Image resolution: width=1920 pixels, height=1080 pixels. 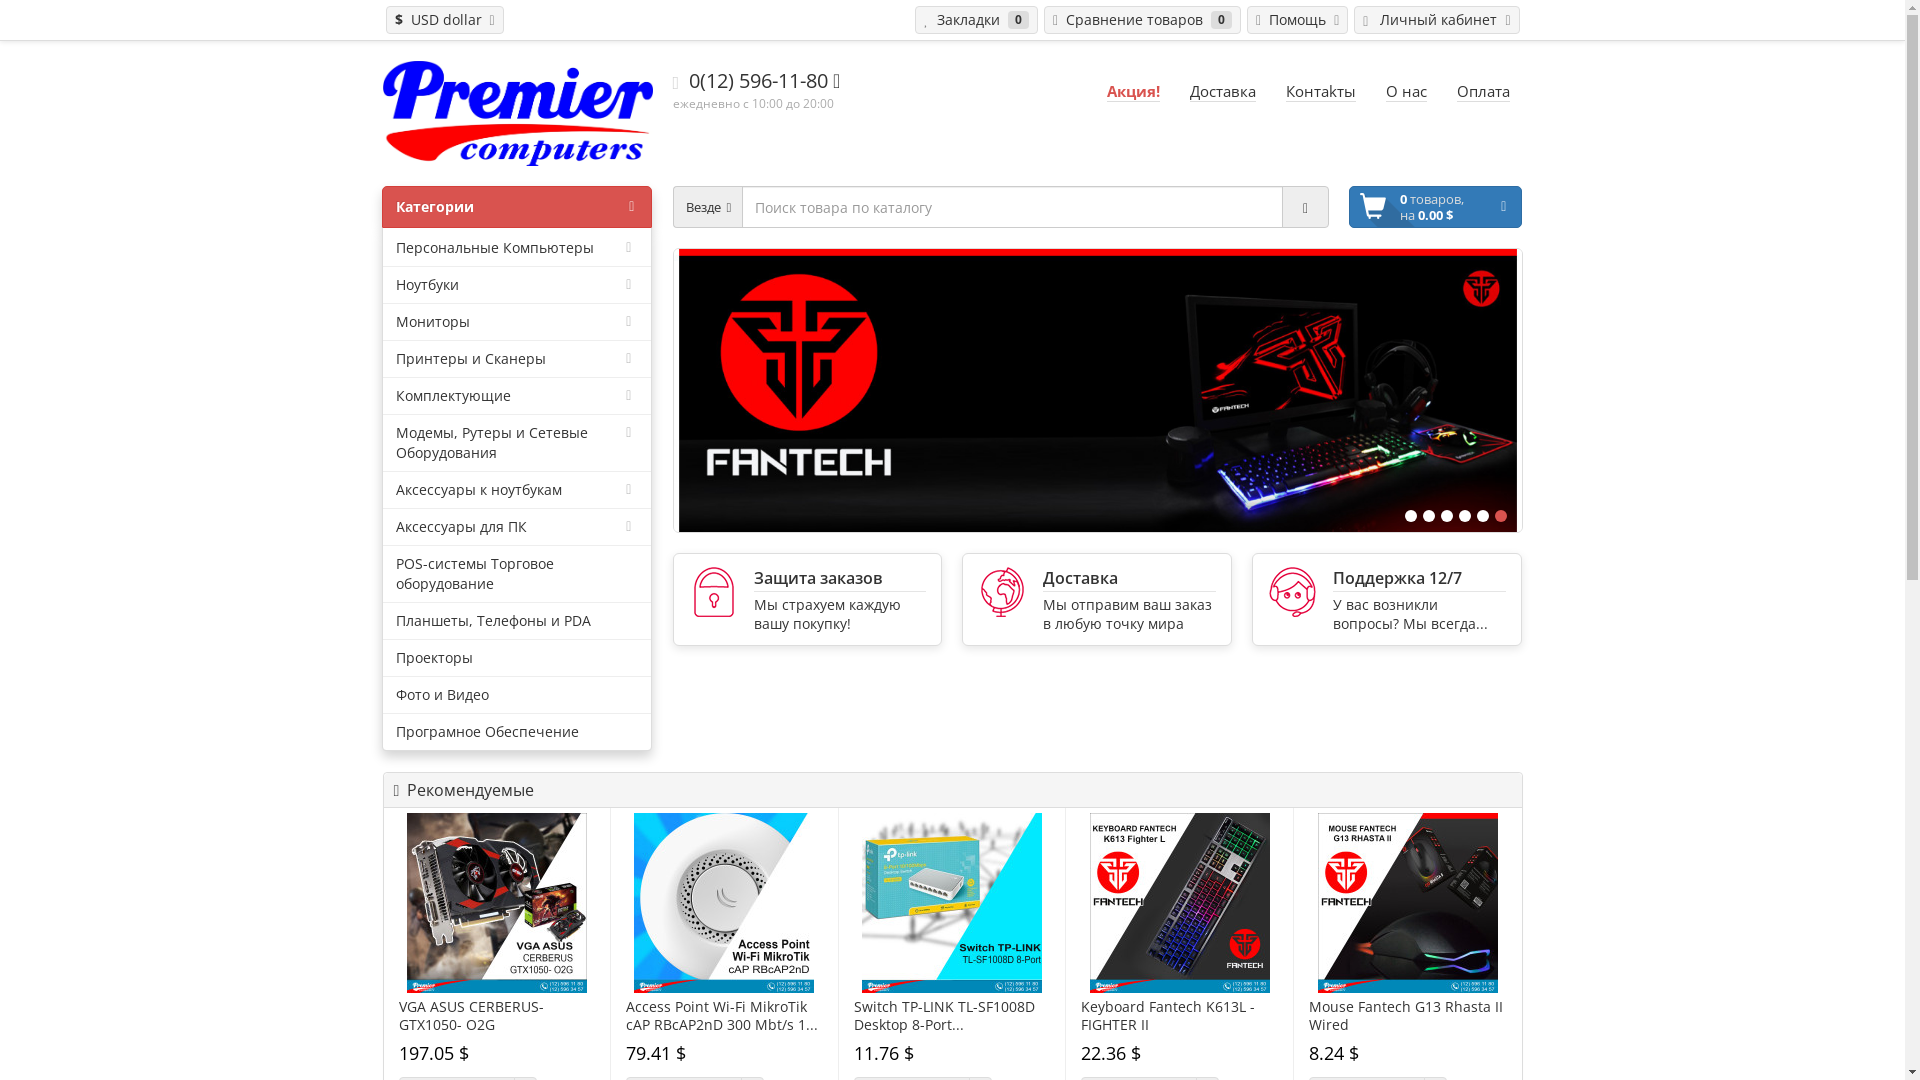 What do you see at coordinates (496, 1015) in the screenshot?
I see `'VGA ASUS CERBERUS-GTX1050- O2G'` at bounding box center [496, 1015].